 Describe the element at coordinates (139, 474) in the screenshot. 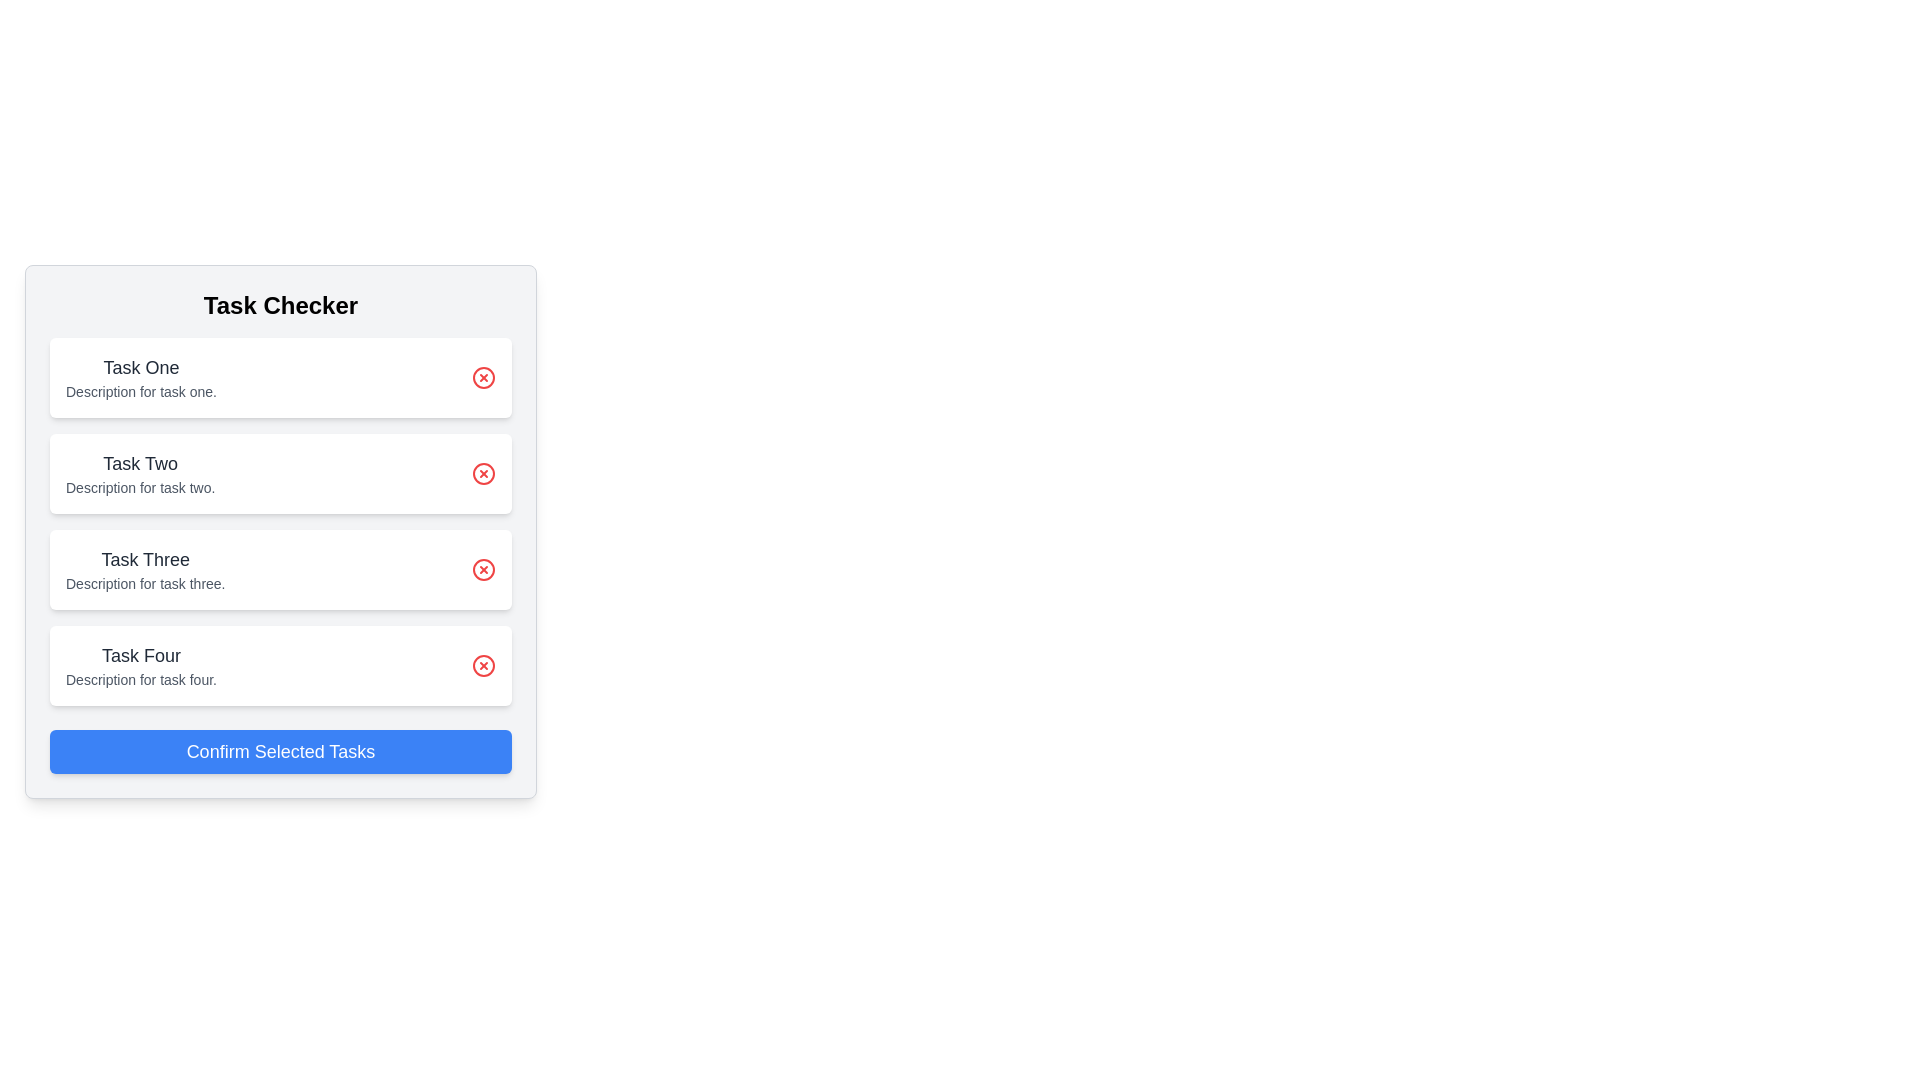

I see `the Text Display Block titled 'Task Two' that contains the description 'Description for task two.' within the 'Task Checker' section` at that location.